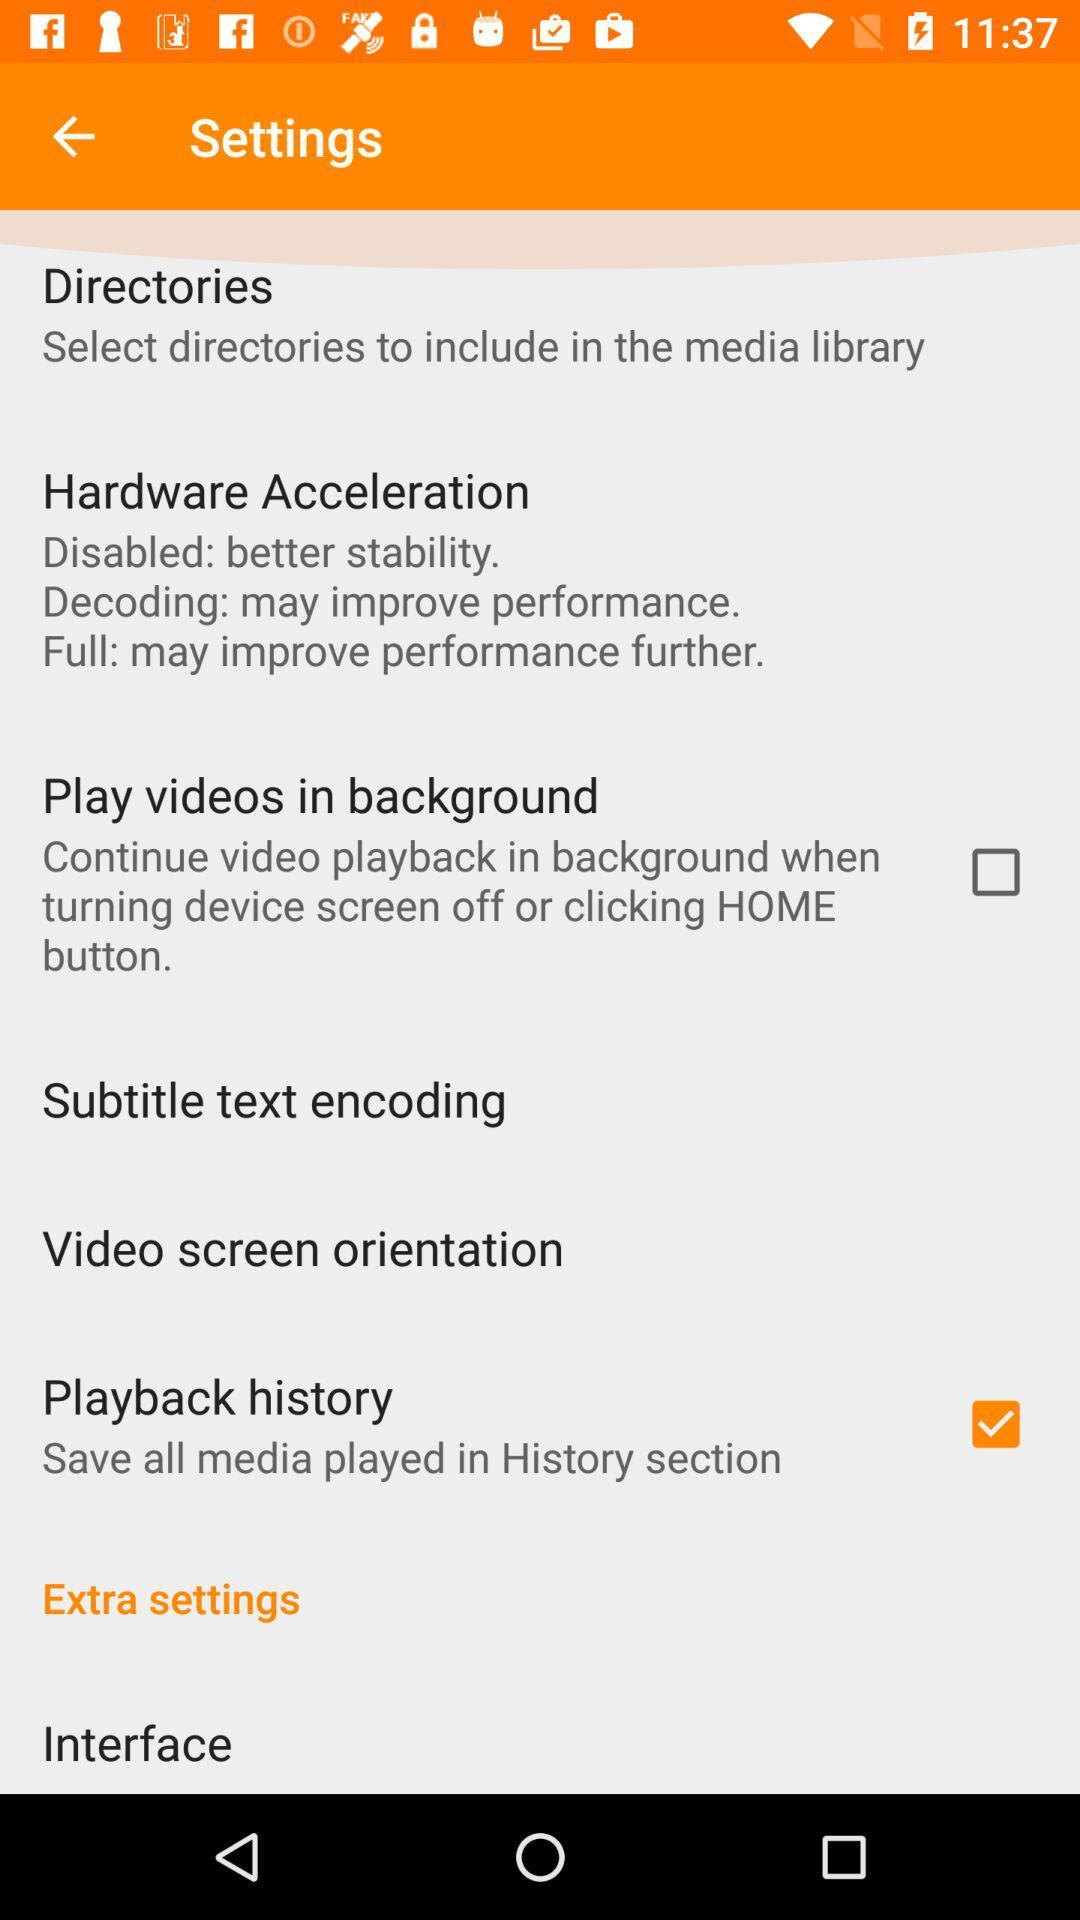  I want to click on the item above interface, so click(540, 1575).